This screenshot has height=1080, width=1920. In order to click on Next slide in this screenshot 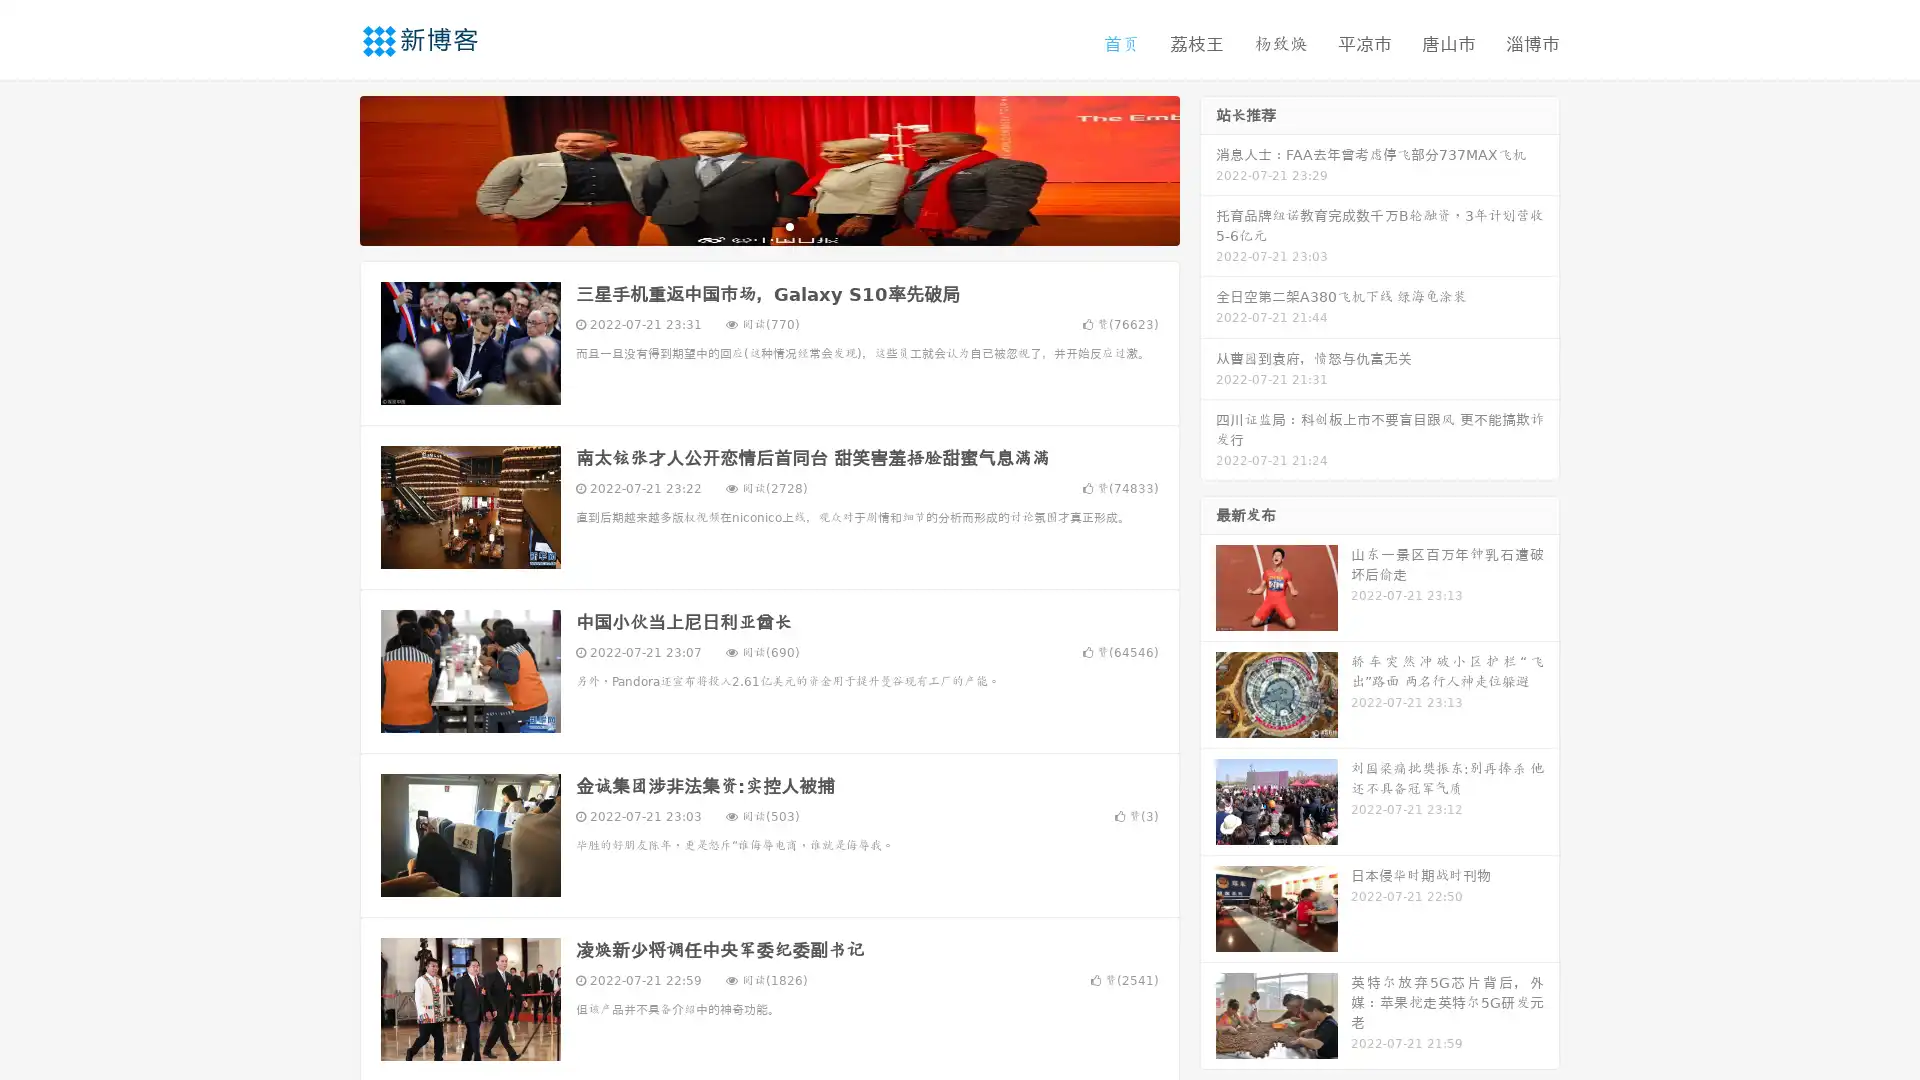, I will do `click(1208, 168)`.